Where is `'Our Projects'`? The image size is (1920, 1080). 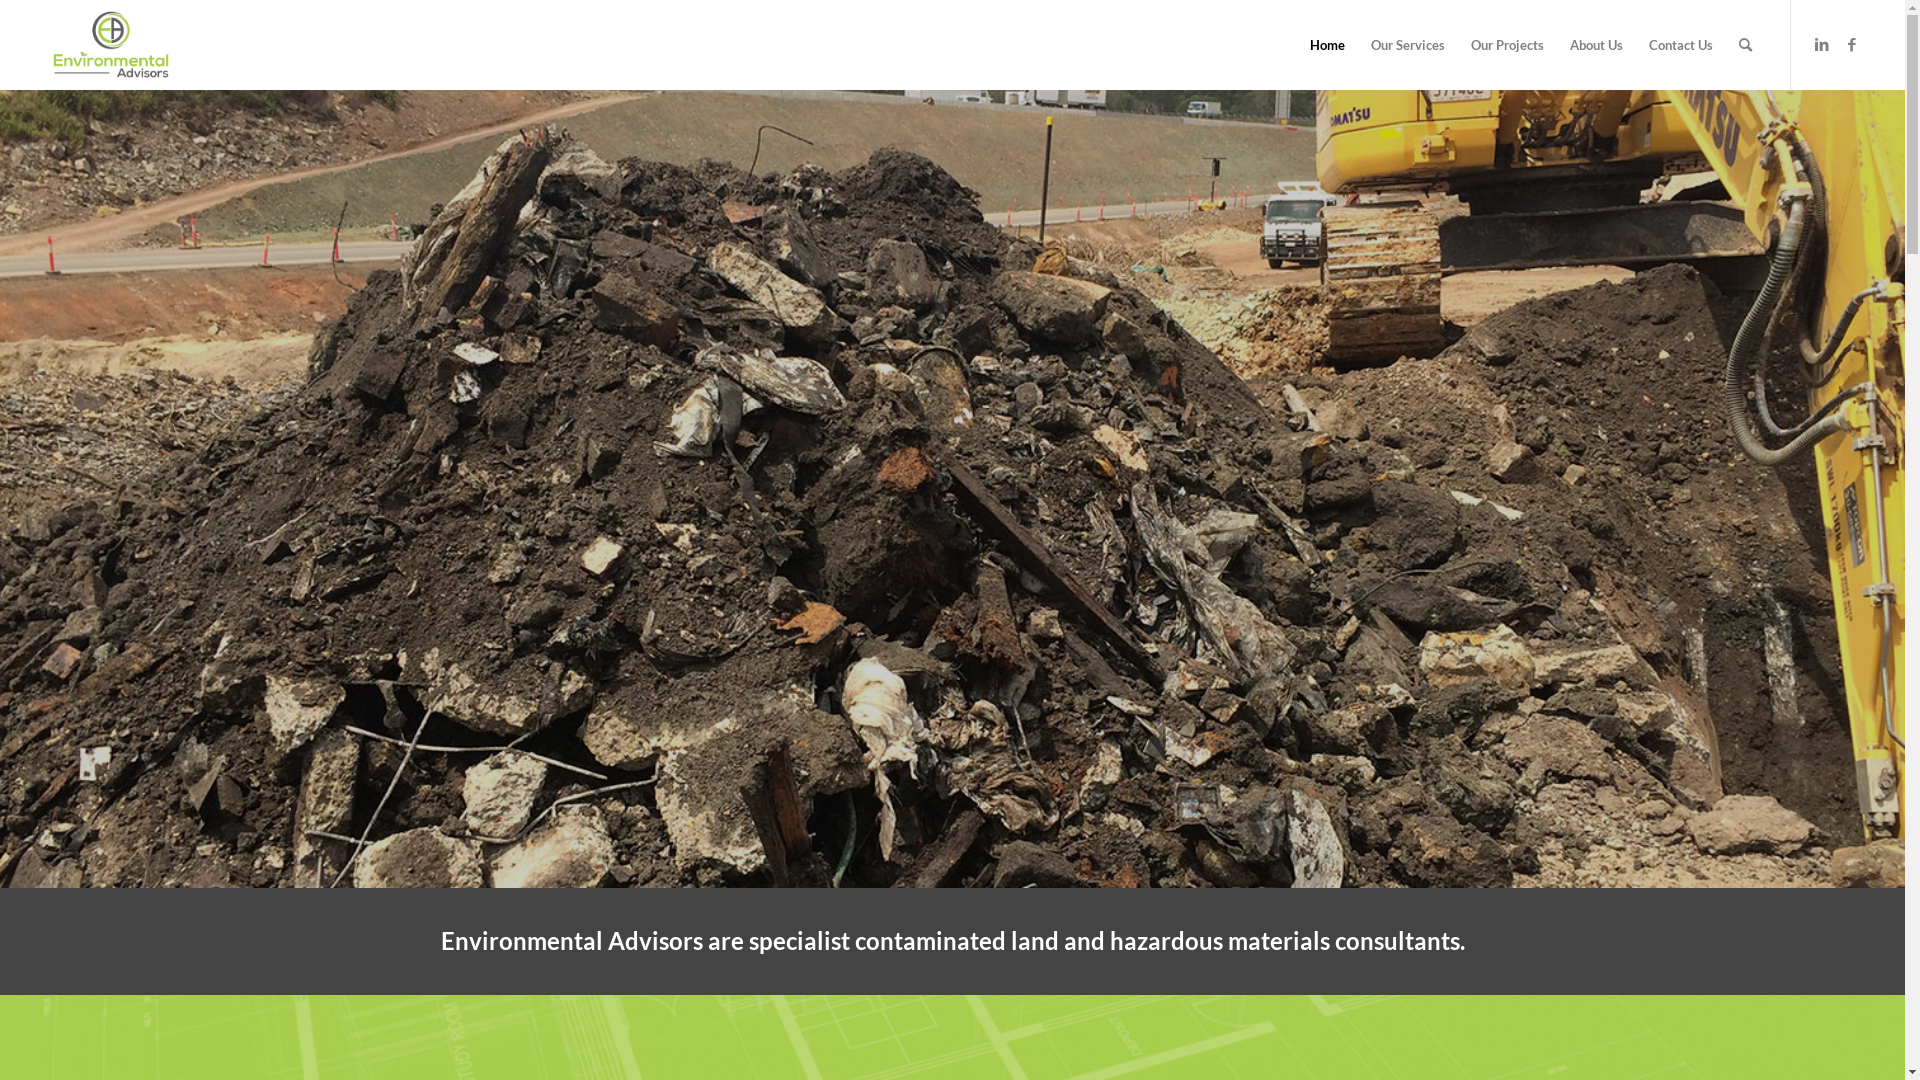
'Our Projects' is located at coordinates (1507, 45).